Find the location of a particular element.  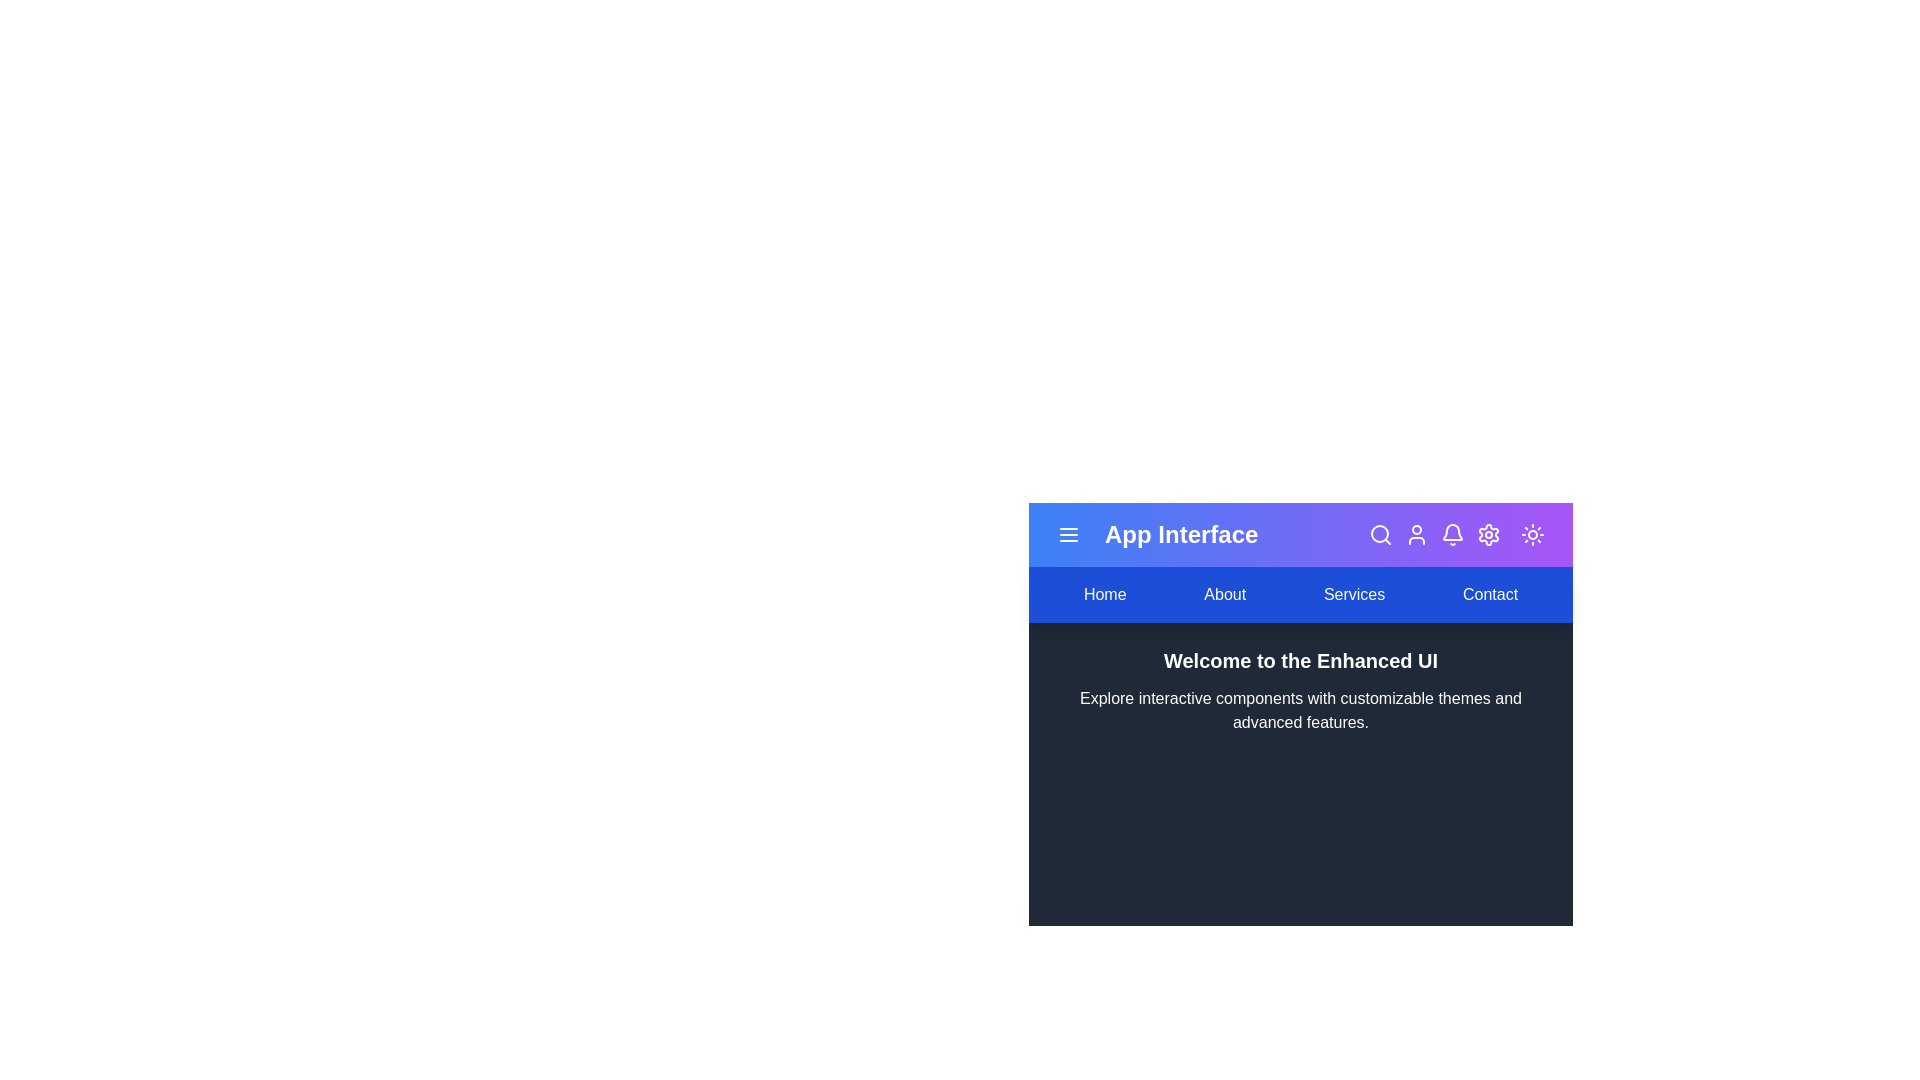

the navigation link labeled Services is located at coordinates (1353, 593).